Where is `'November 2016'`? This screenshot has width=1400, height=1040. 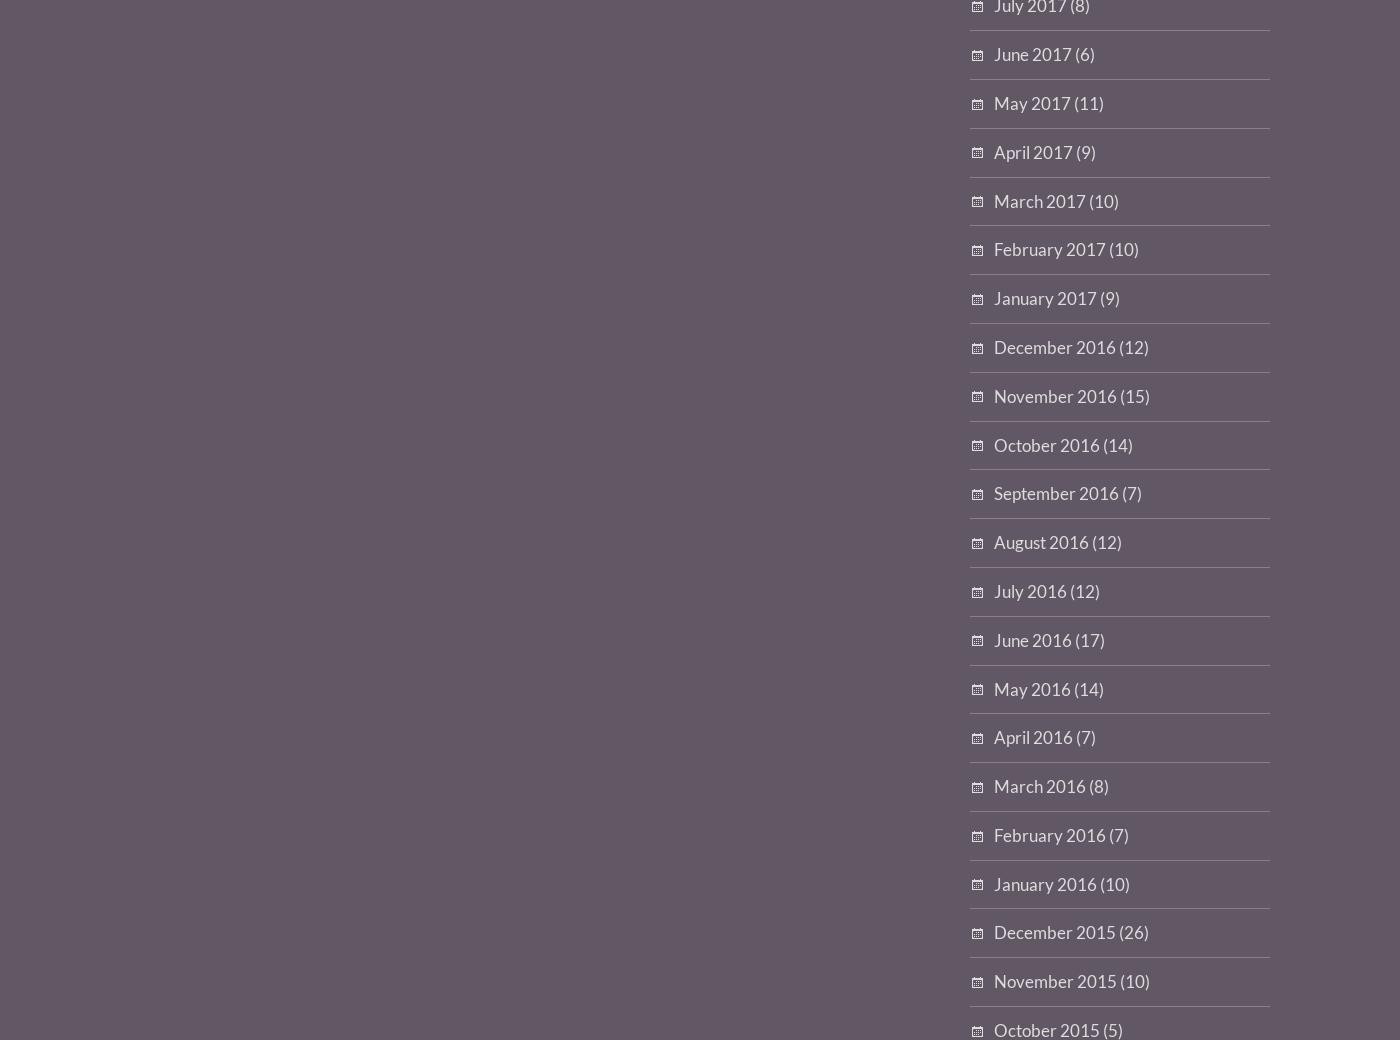 'November 2016' is located at coordinates (1055, 395).